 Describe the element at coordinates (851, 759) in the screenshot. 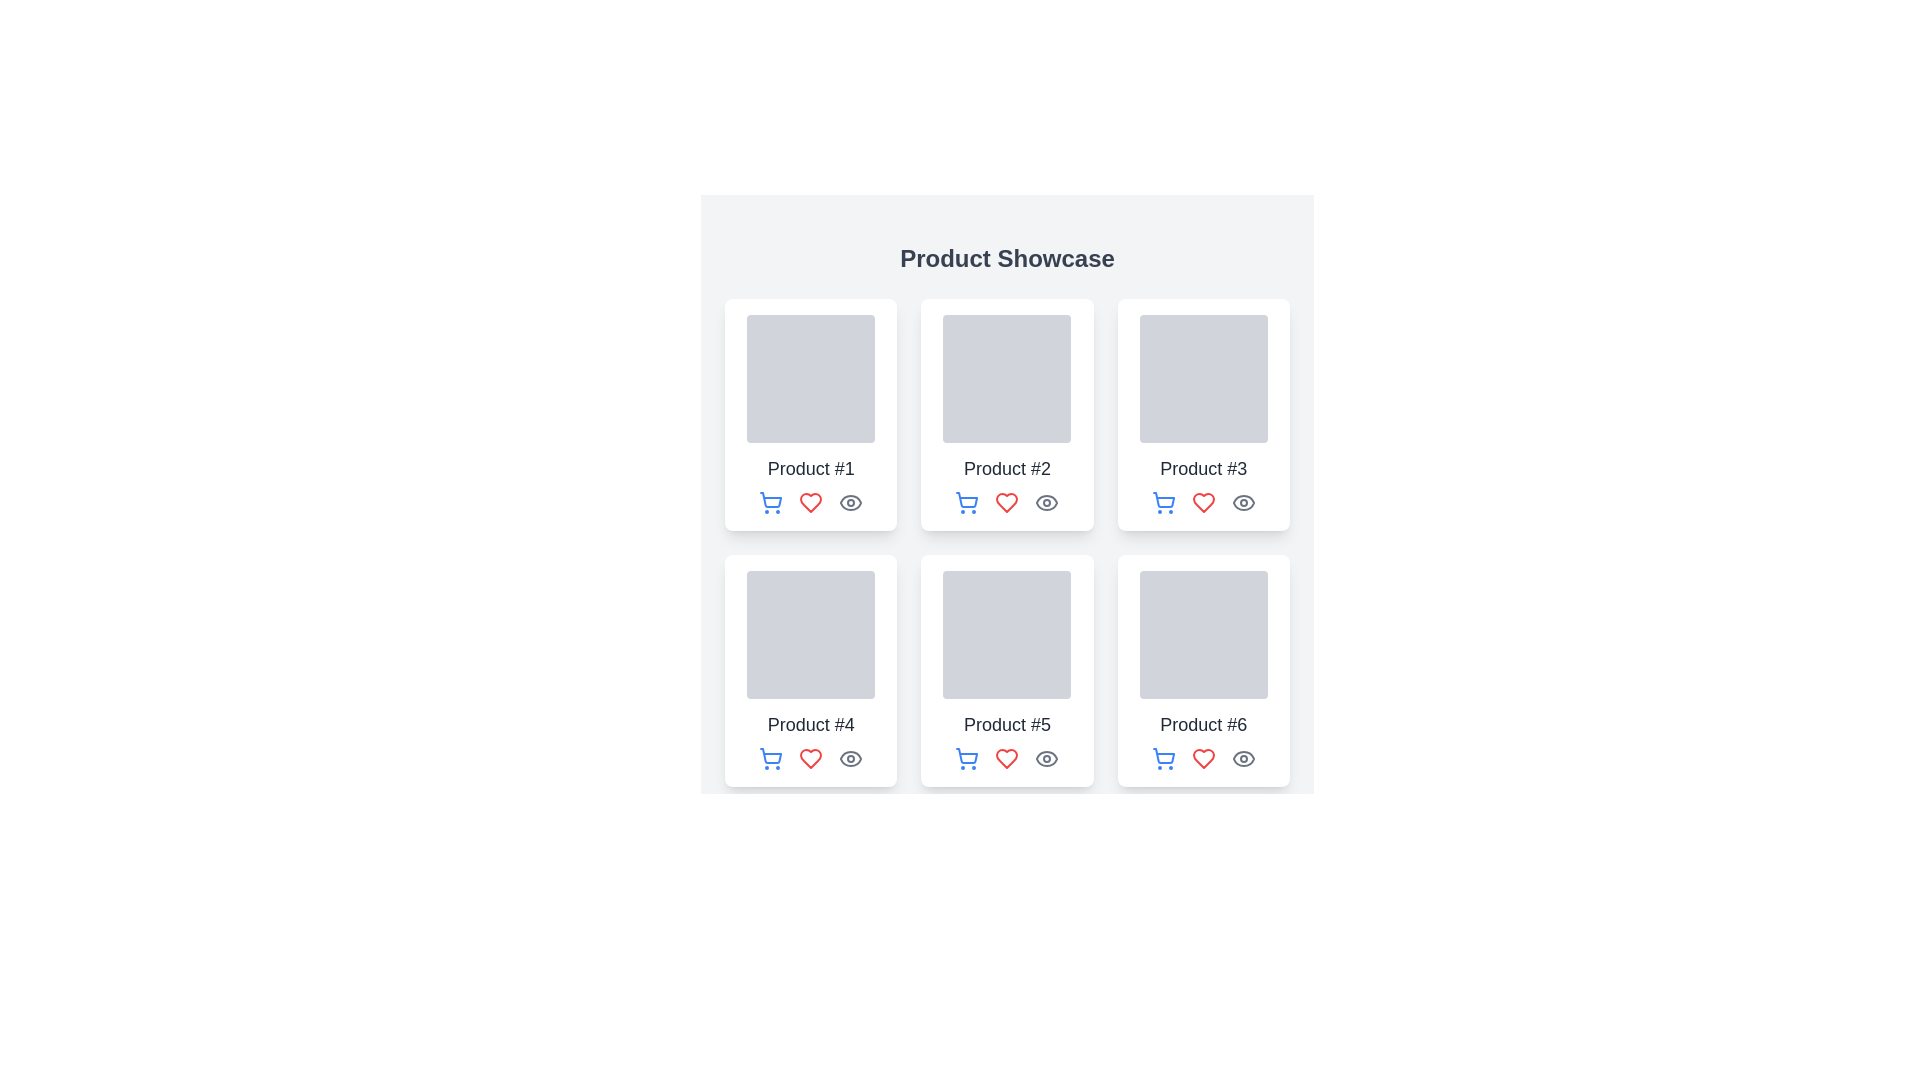

I see `the eye-shaped icon styled in gray for visibility actions located at the bottom-right of the fourth product card under 'Product #4'` at that location.